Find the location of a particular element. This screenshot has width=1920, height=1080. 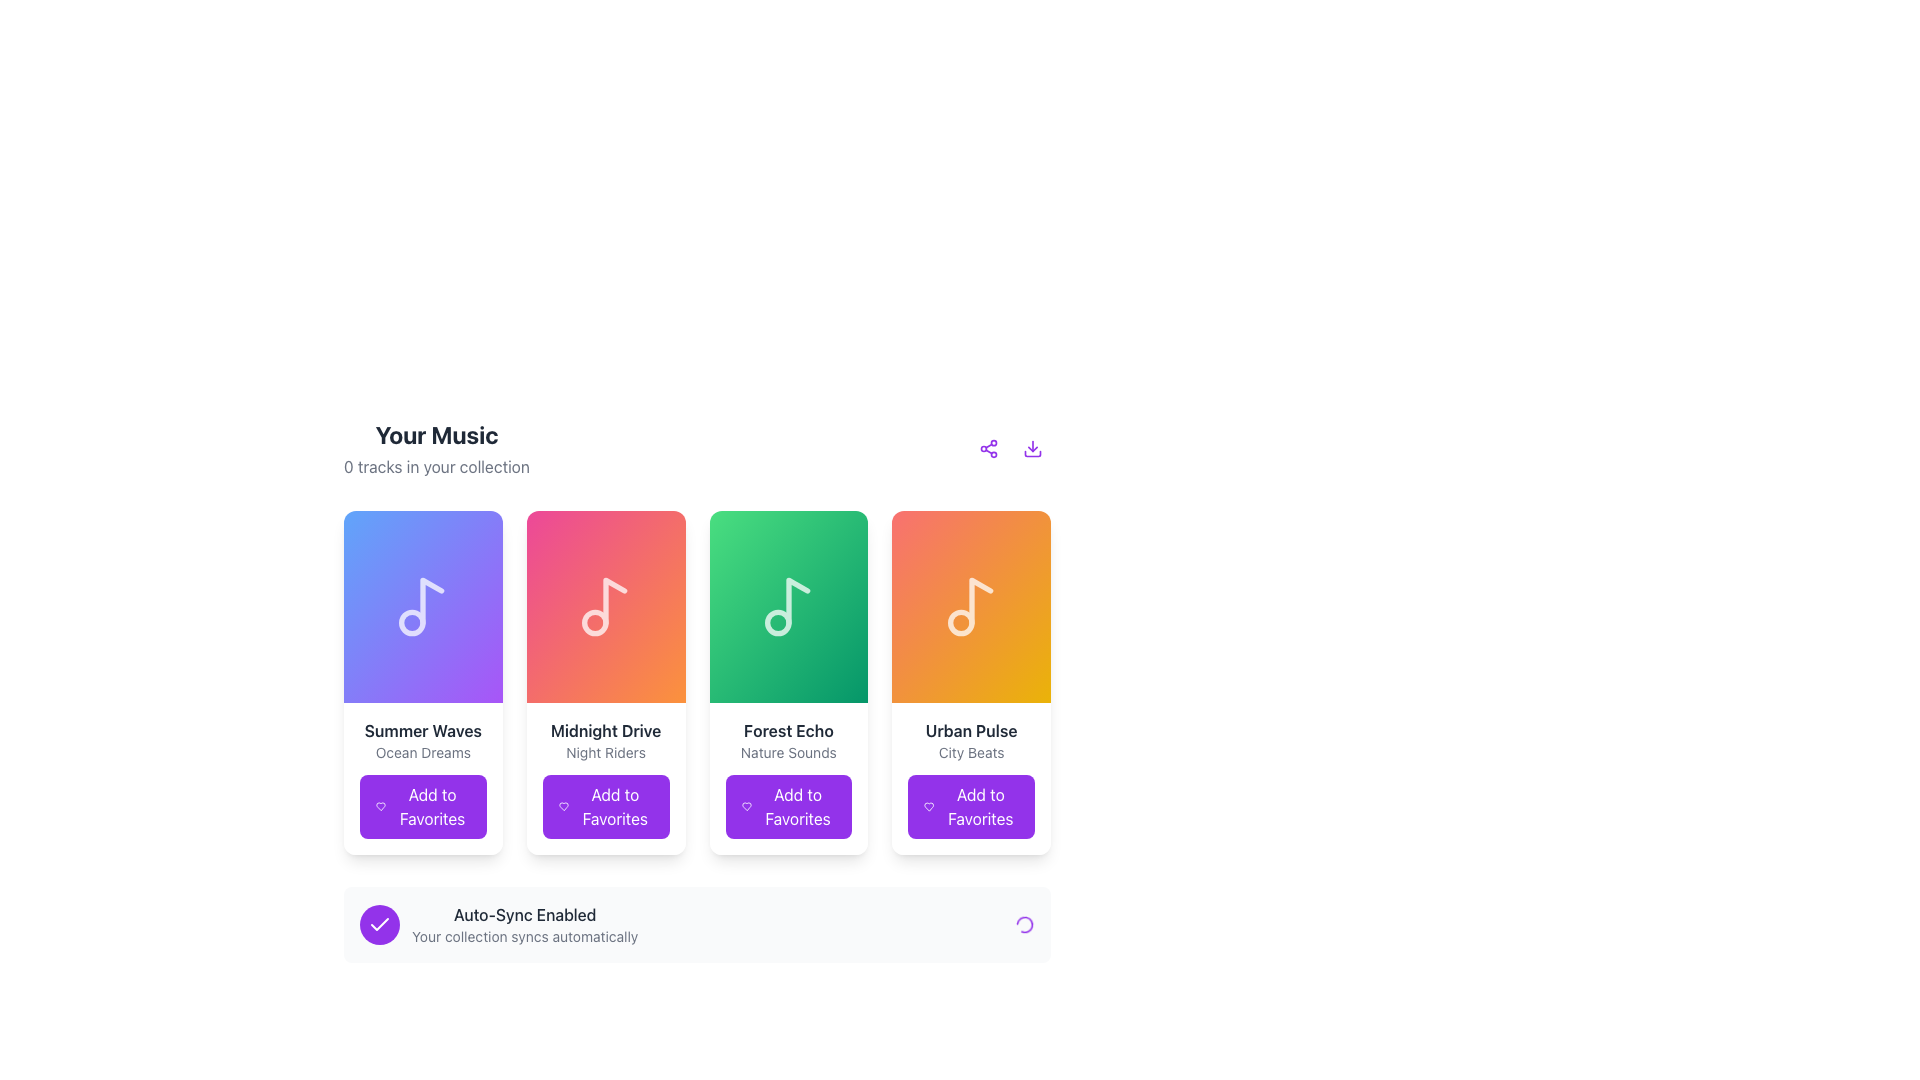

the 'Auto-Sync' enabled icon located to the left of the text 'Auto-Sync Enabled' and 'Your collection syncs automatically' is located at coordinates (379, 925).